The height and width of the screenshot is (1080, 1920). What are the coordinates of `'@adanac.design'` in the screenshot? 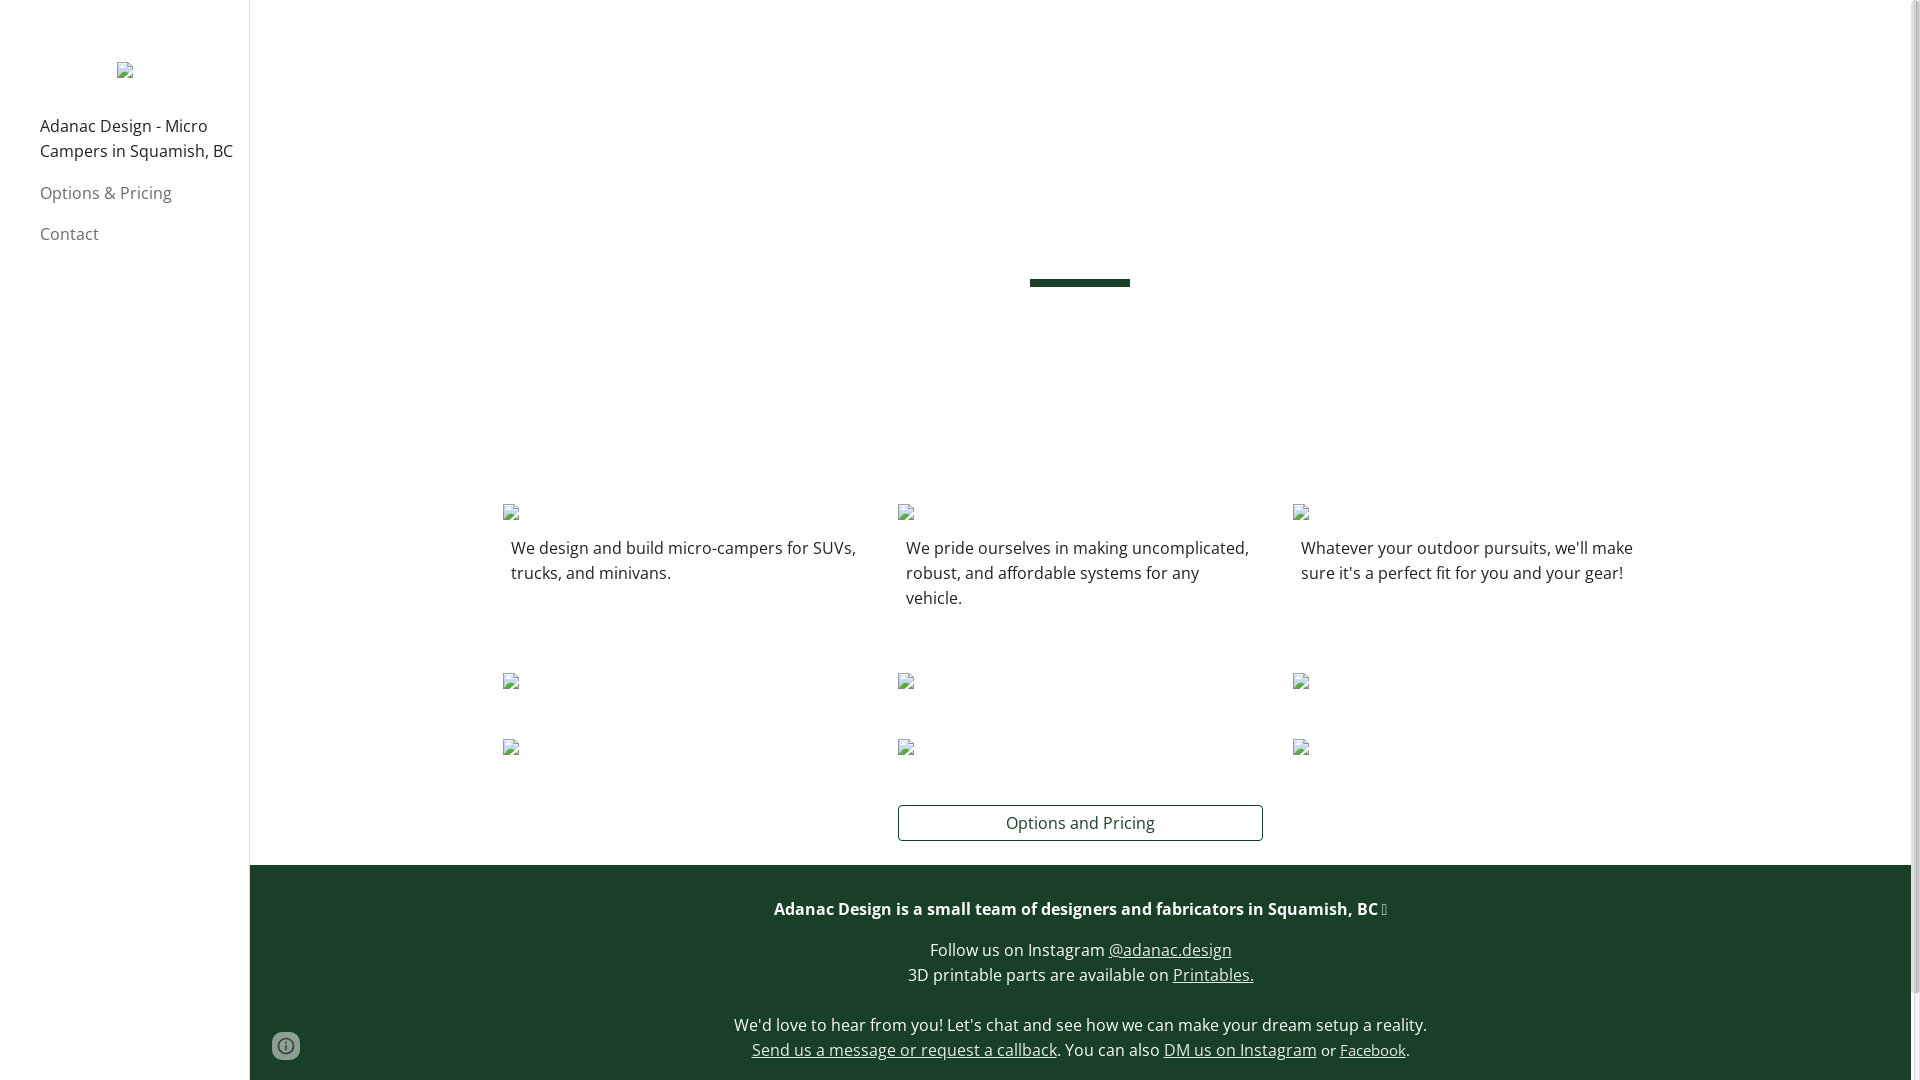 It's located at (1107, 948).